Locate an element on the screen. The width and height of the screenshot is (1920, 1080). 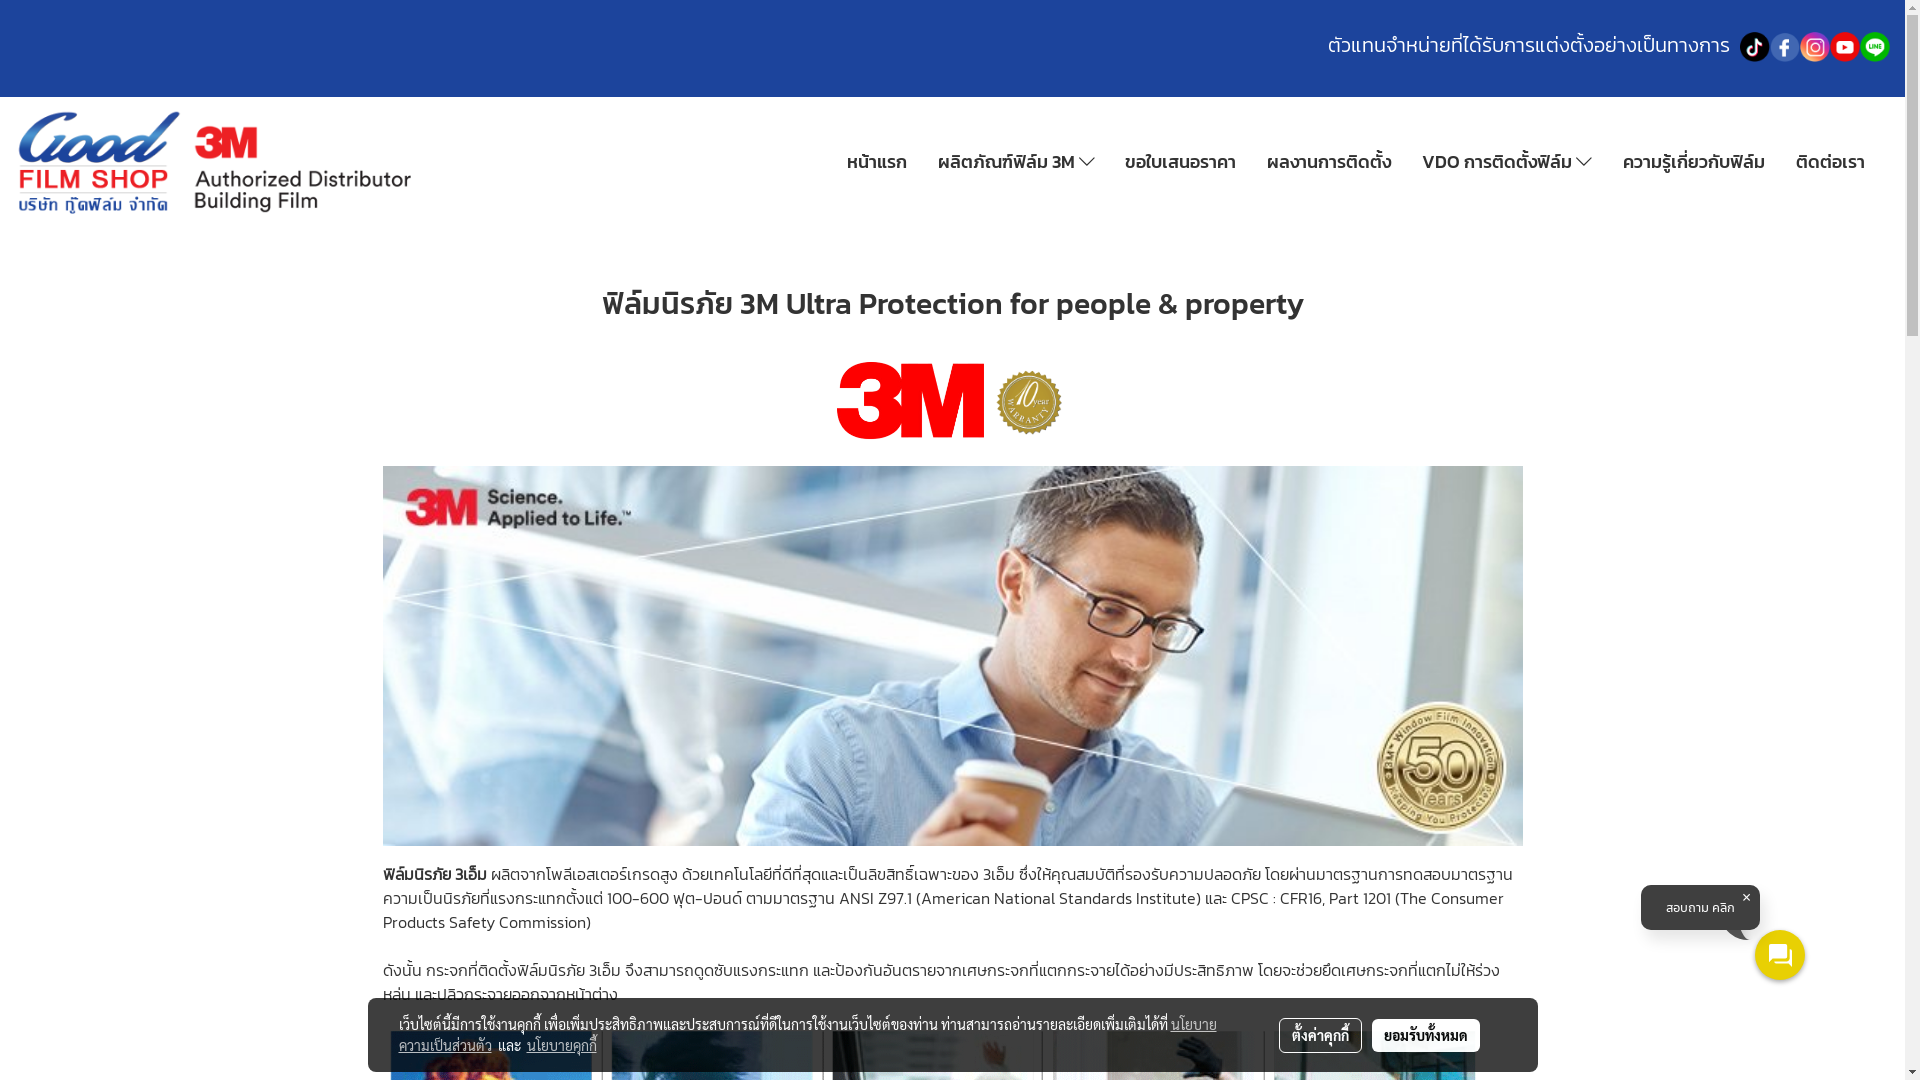
'logo' is located at coordinates (215, 160).